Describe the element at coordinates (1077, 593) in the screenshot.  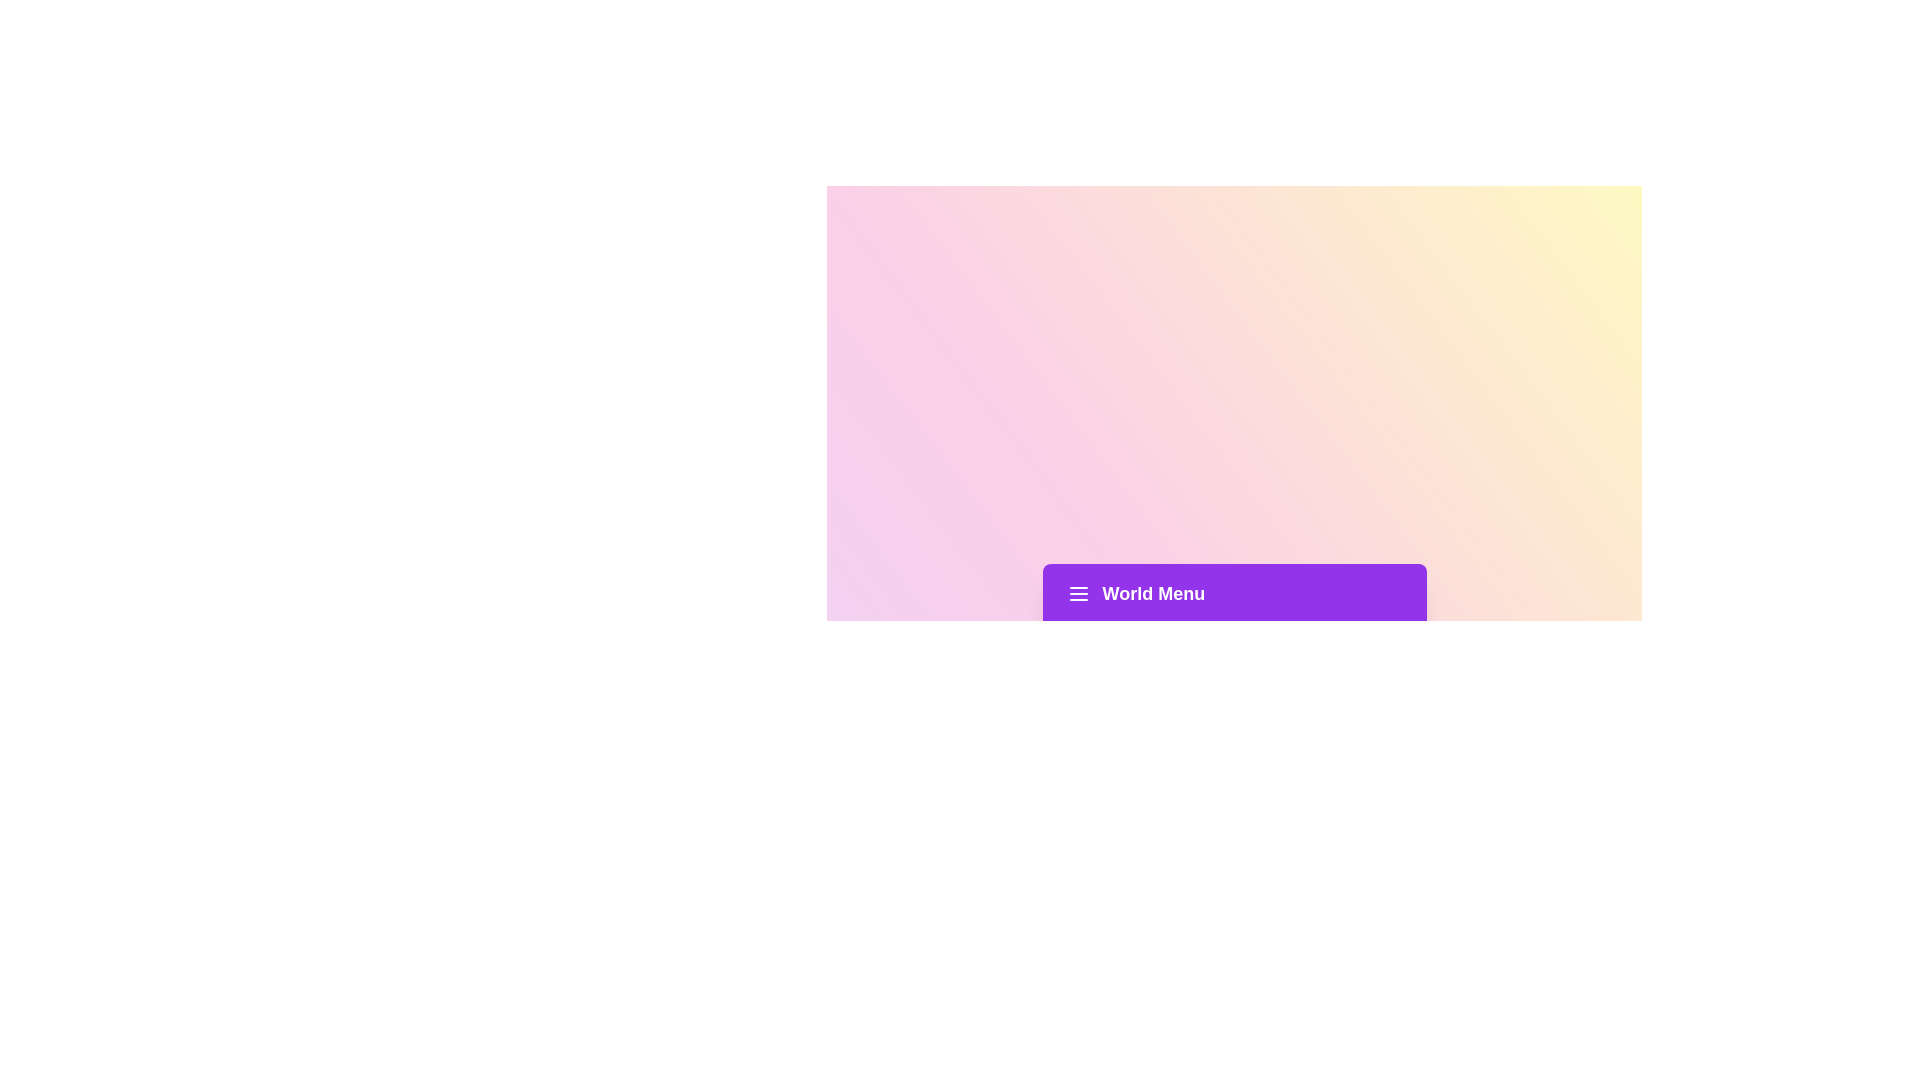
I see `the menu icon in the header` at that location.